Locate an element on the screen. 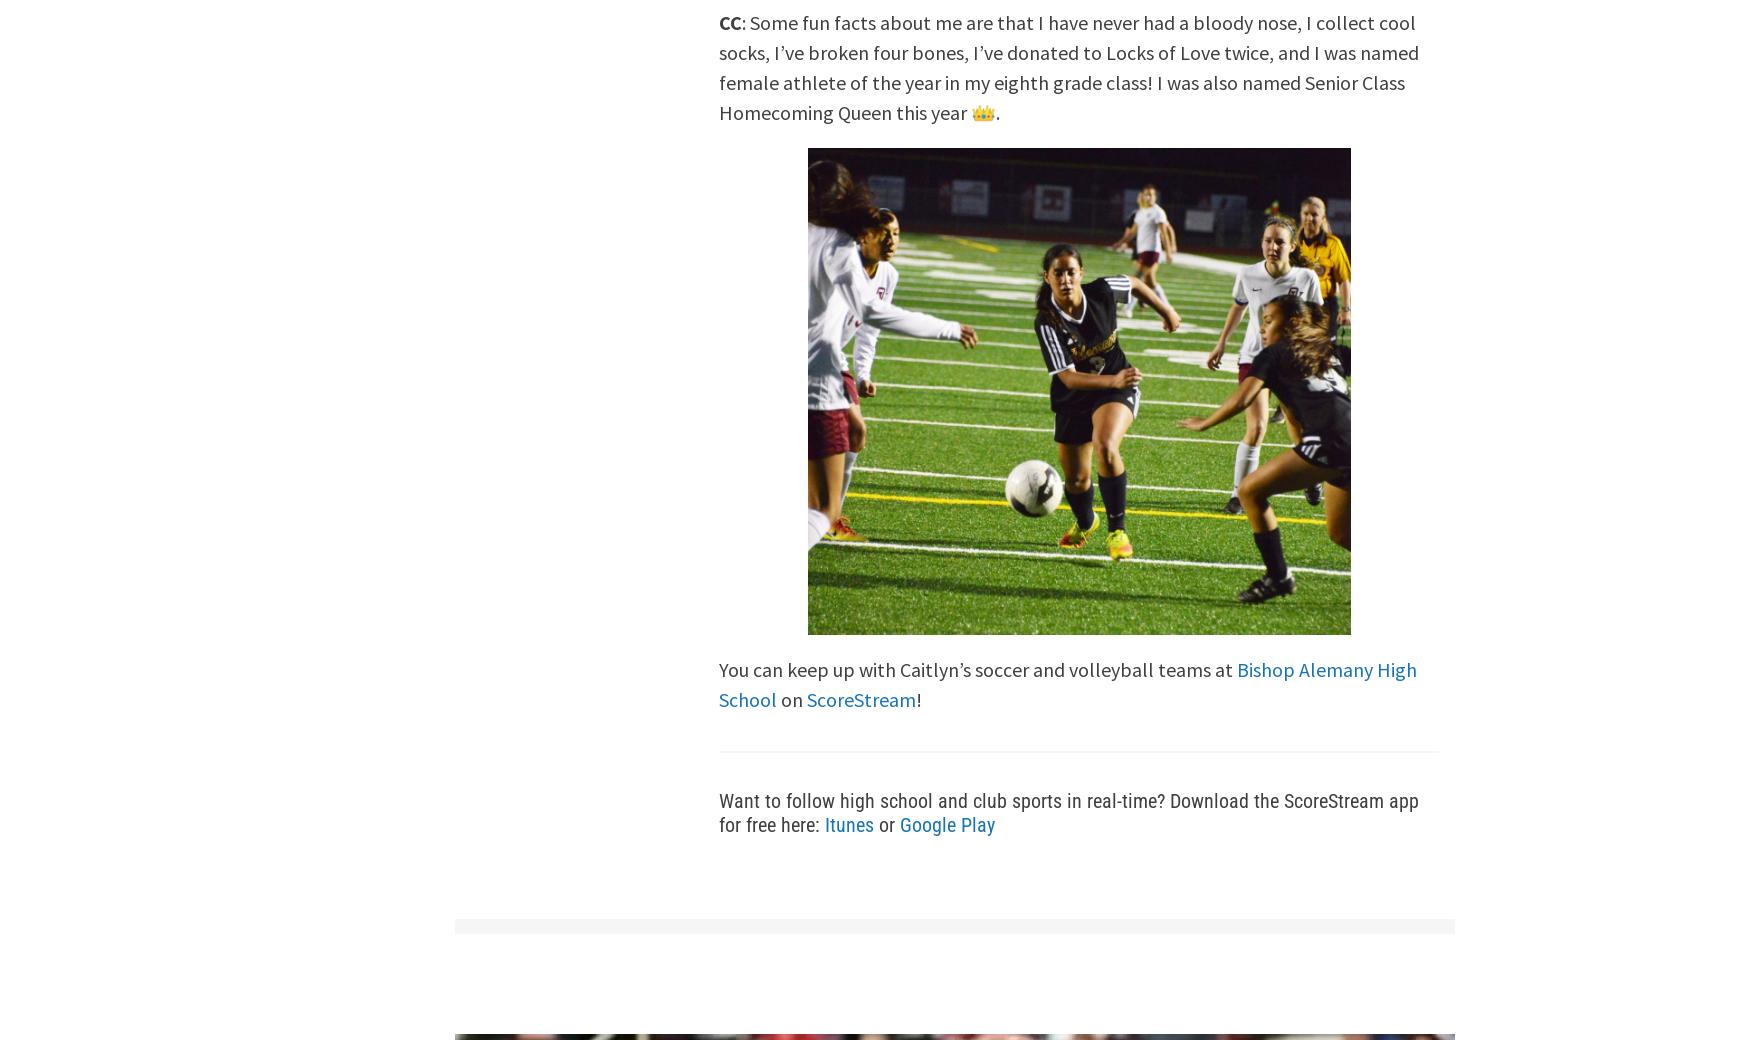 The width and height of the screenshot is (1750, 1040). 'or' is located at coordinates (873, 824).